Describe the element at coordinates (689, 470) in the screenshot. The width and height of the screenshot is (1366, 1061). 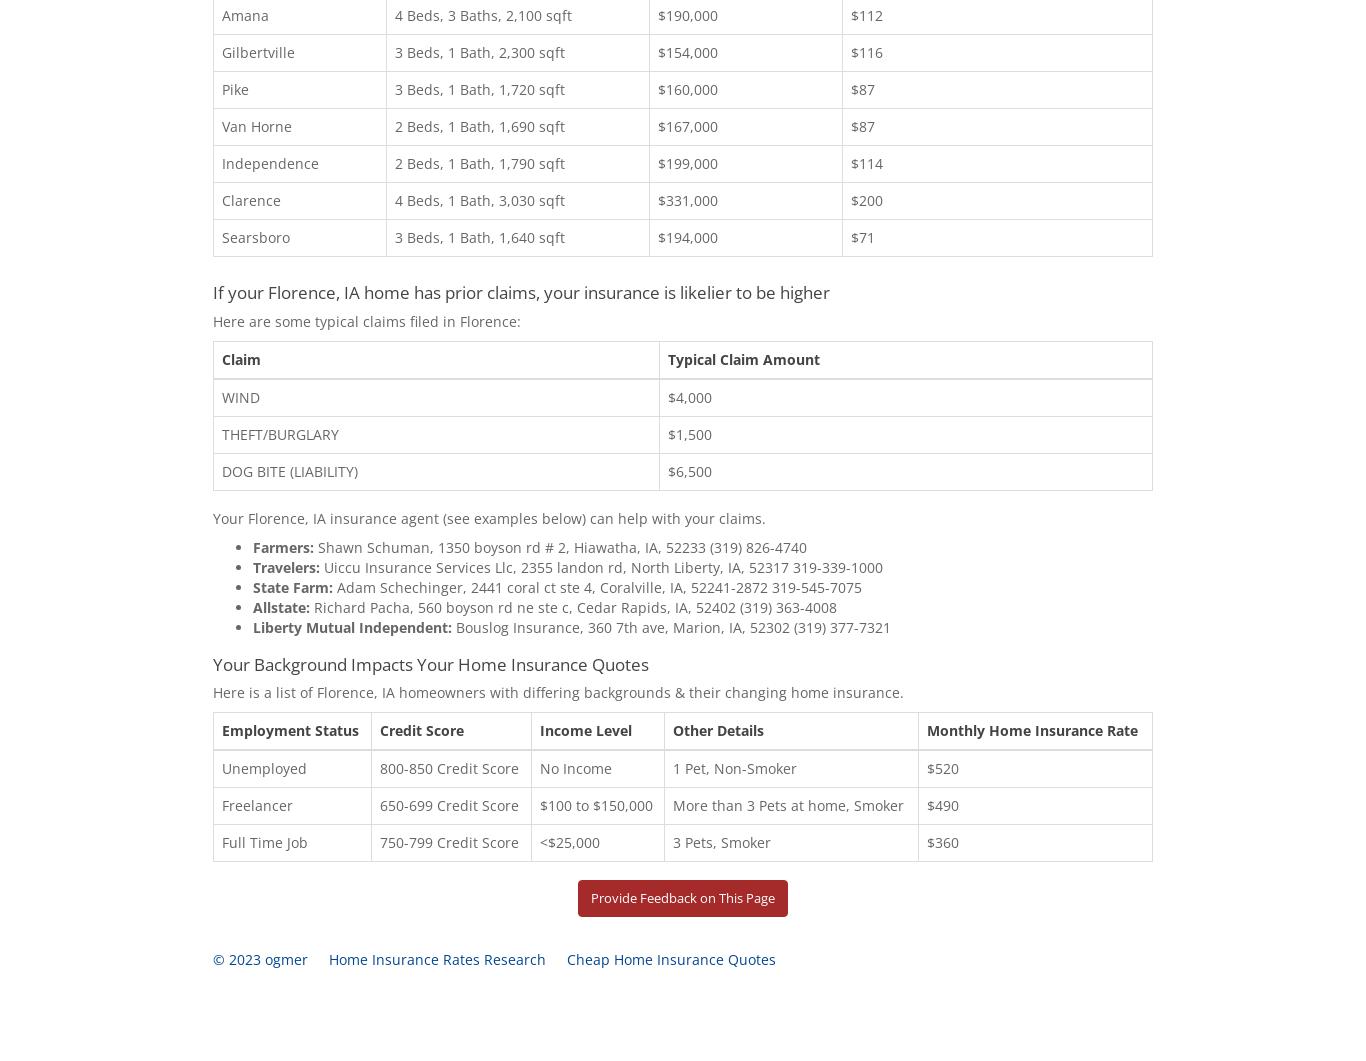
I see `'$6,500'` at that location.